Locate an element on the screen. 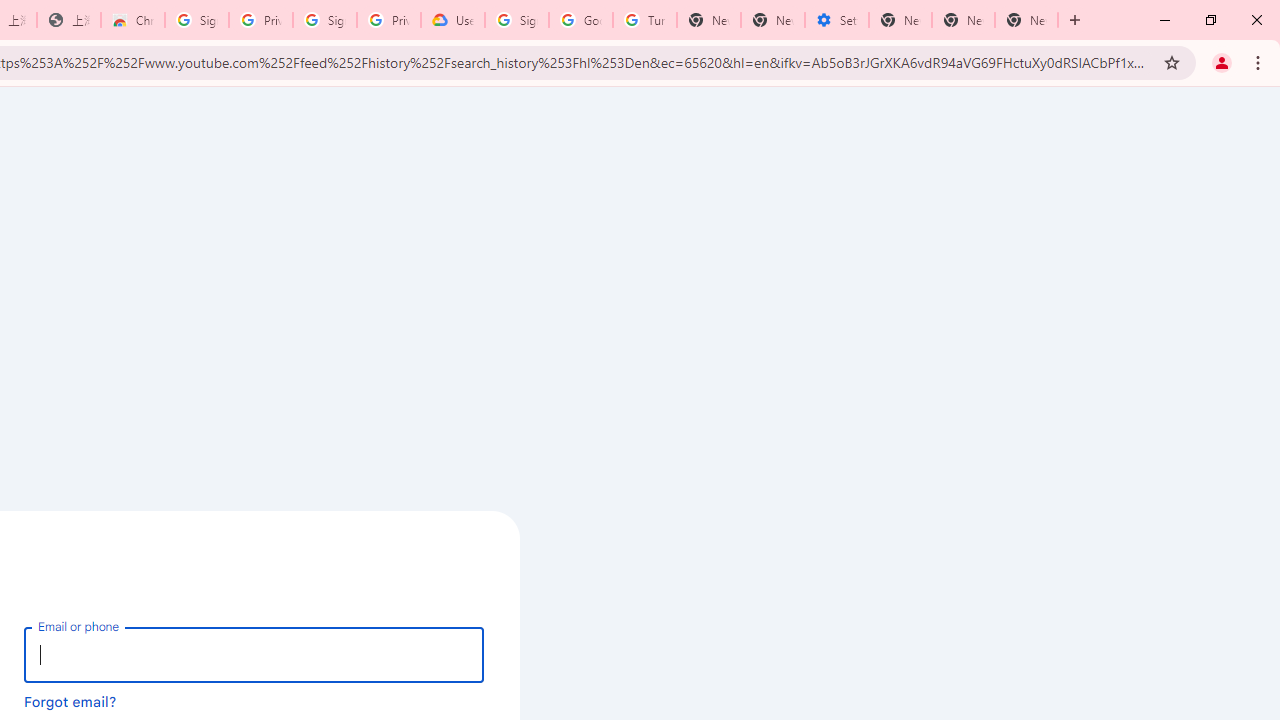  'Google Account Help' is located at coordinates (580, 20).